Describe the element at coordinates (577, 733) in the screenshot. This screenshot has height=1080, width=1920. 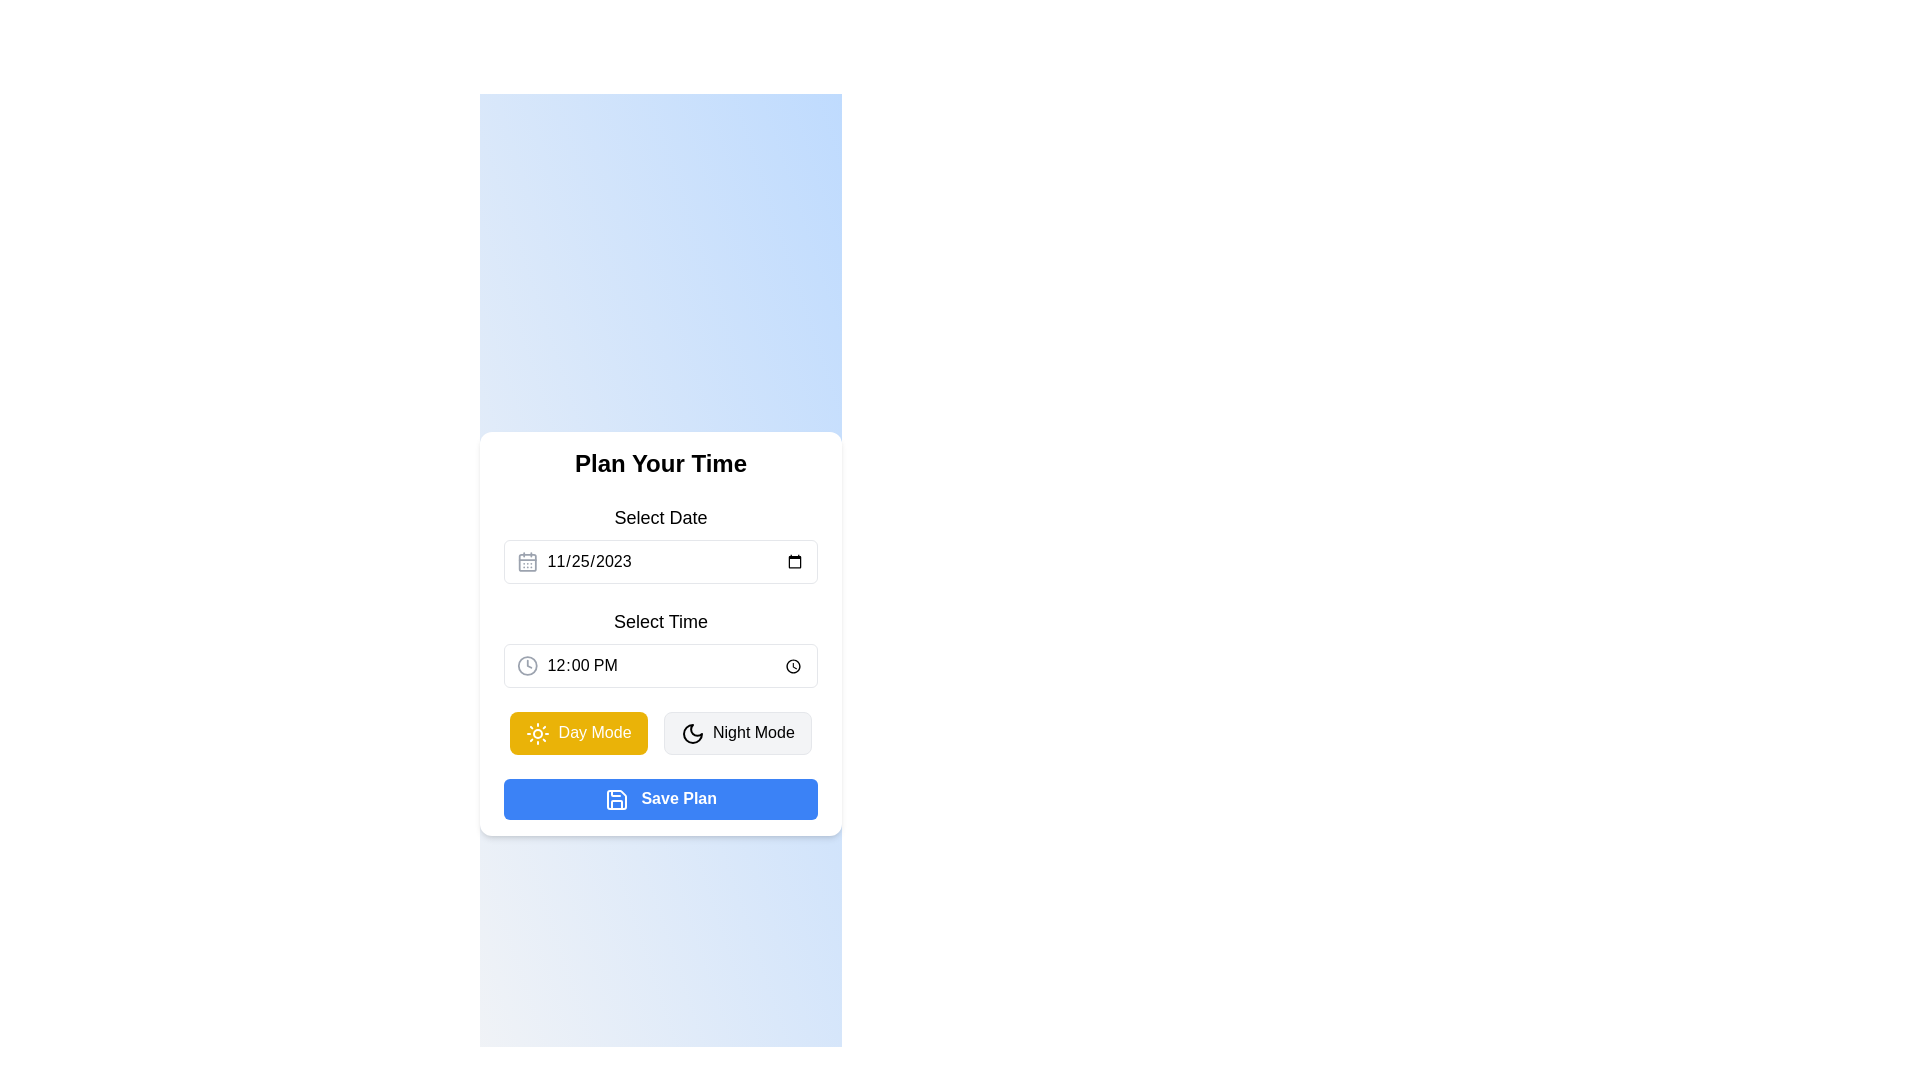
I see `the 'Day Mode' toggle button using keyboard navigation` at that location.